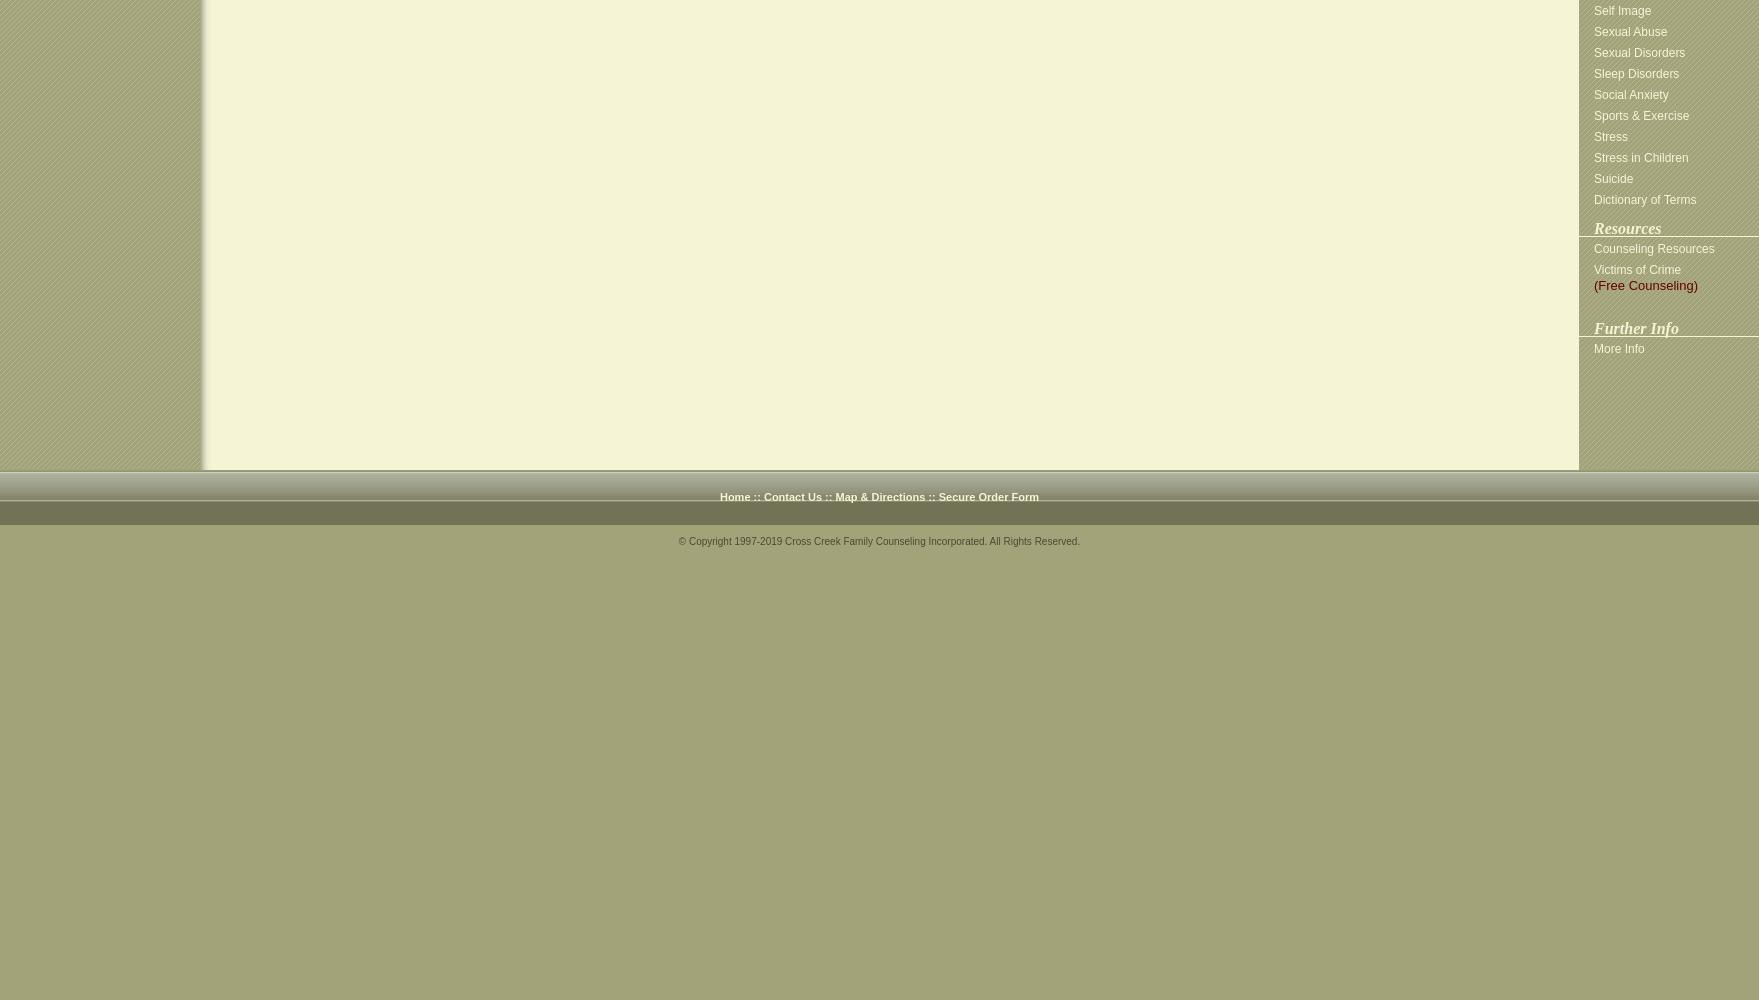 This screenshot has height=1000, width=1759. What do you see at coordinates (1593, 53) in the screenshot?
I see `'Sexual Disorders'` at bounding box center [1593, 53].